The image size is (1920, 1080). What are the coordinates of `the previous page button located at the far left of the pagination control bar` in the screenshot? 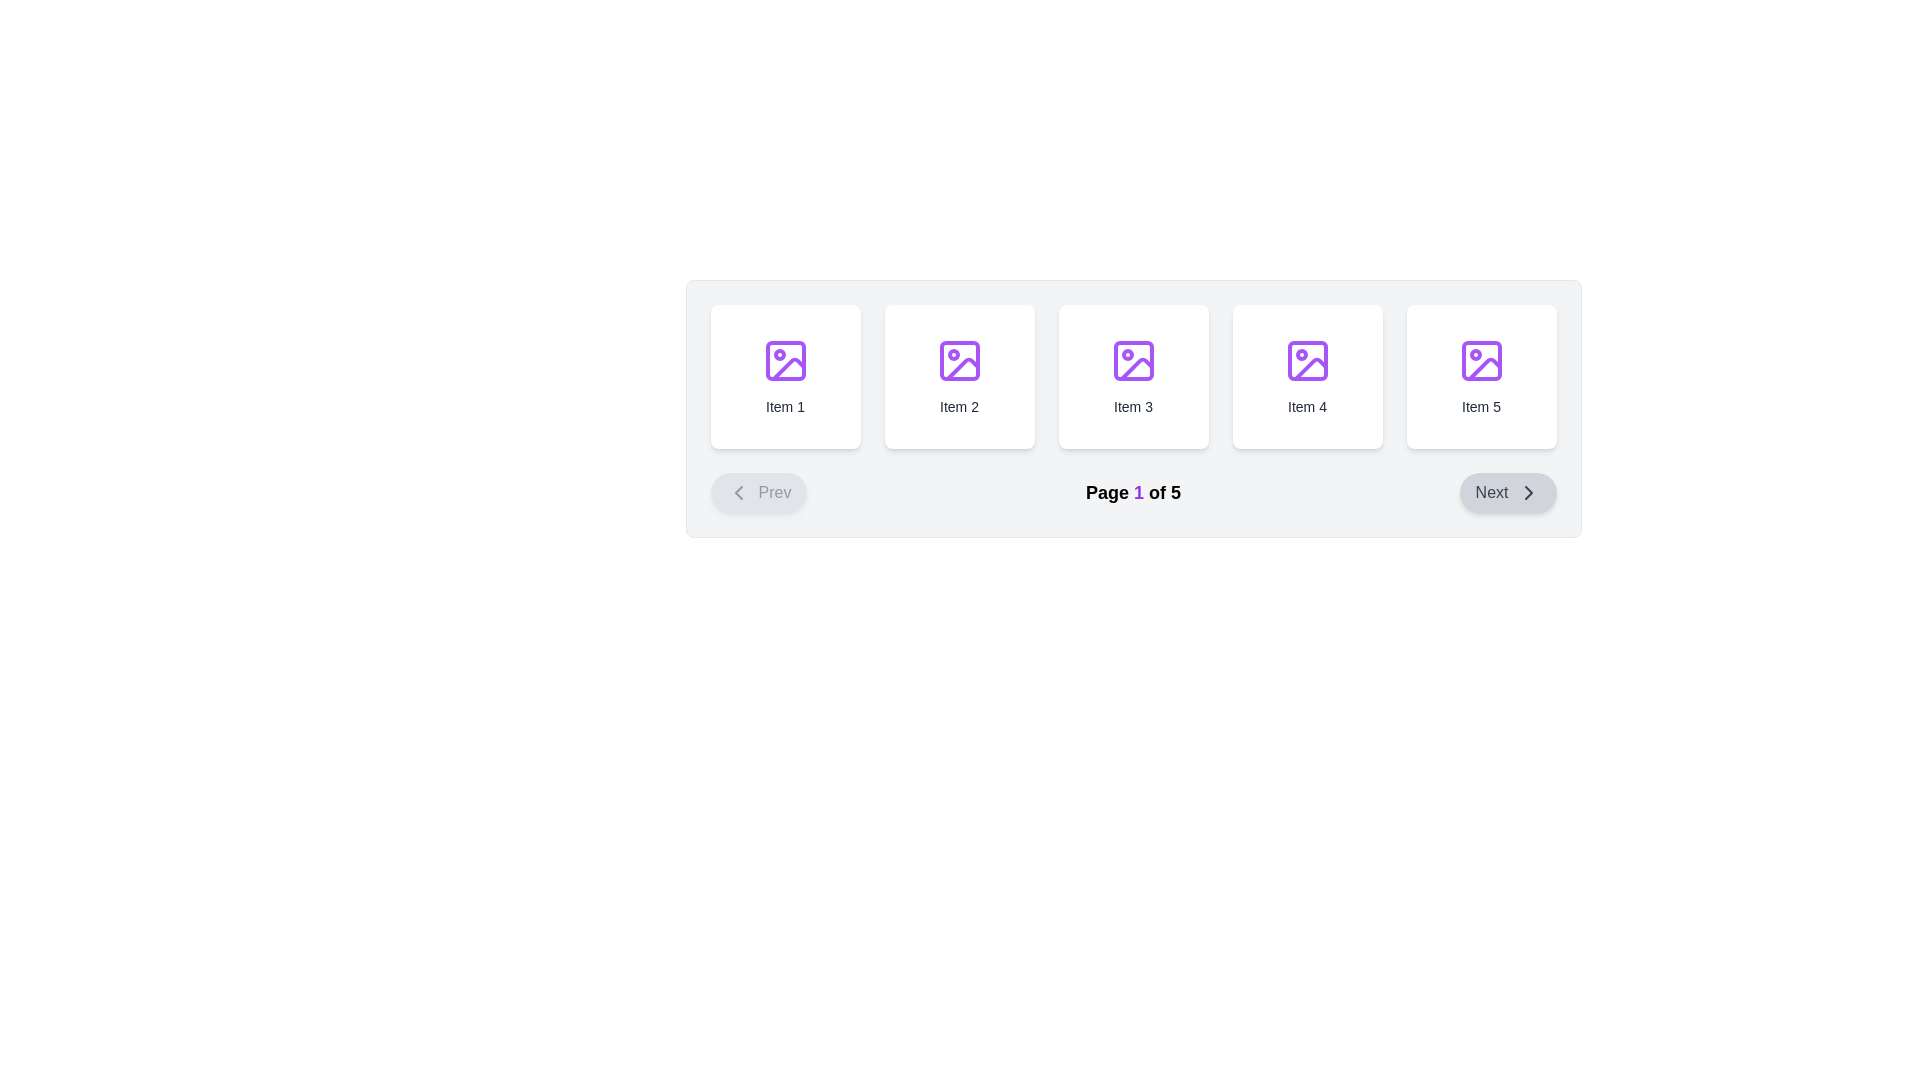 It's located at (757, 493).